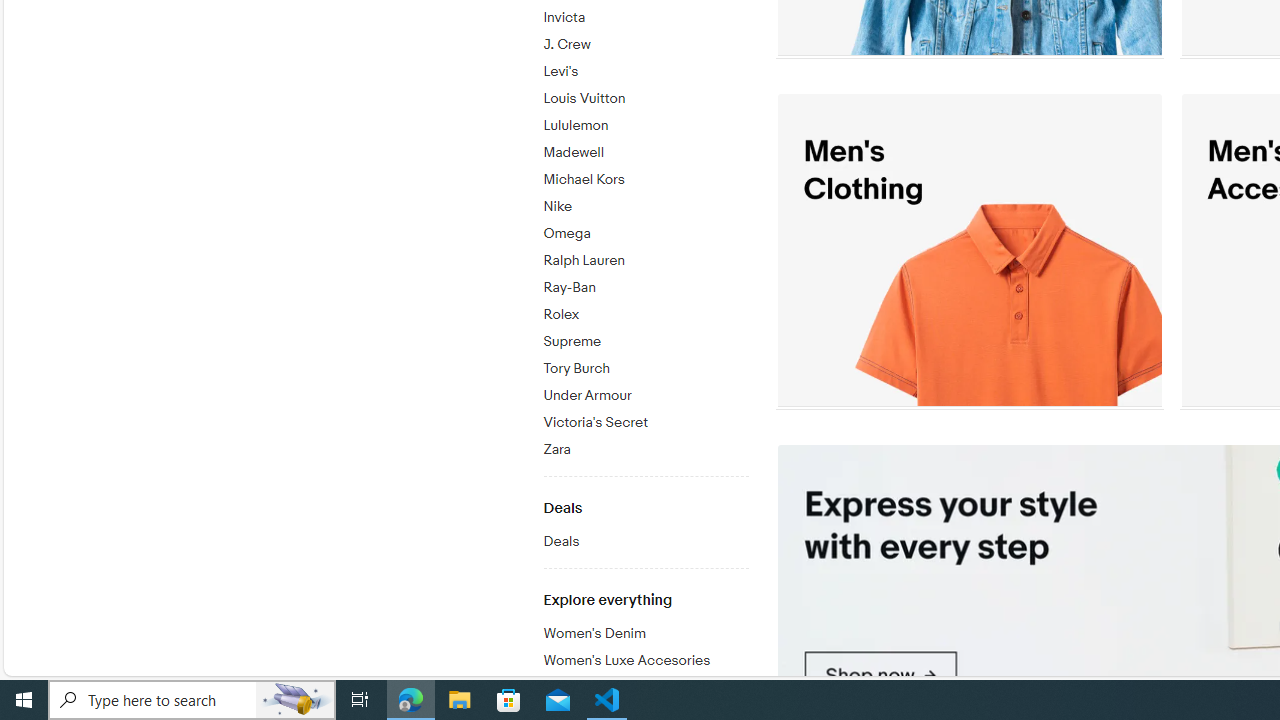 The image size is (1280, 720). Describe the element at coordinates (645, 396) in the screenshot. I see `'Under Armour'` at that location.